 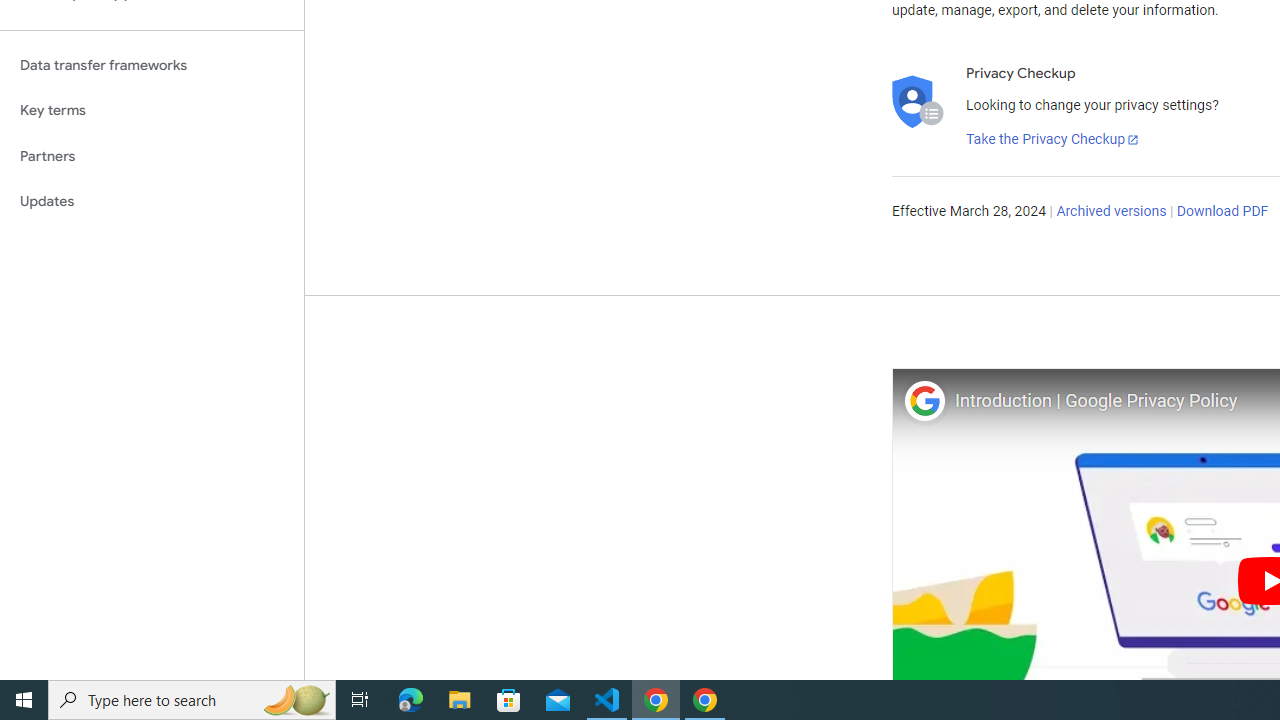 I want to click on 'Partners', so click(x=151, y=155).